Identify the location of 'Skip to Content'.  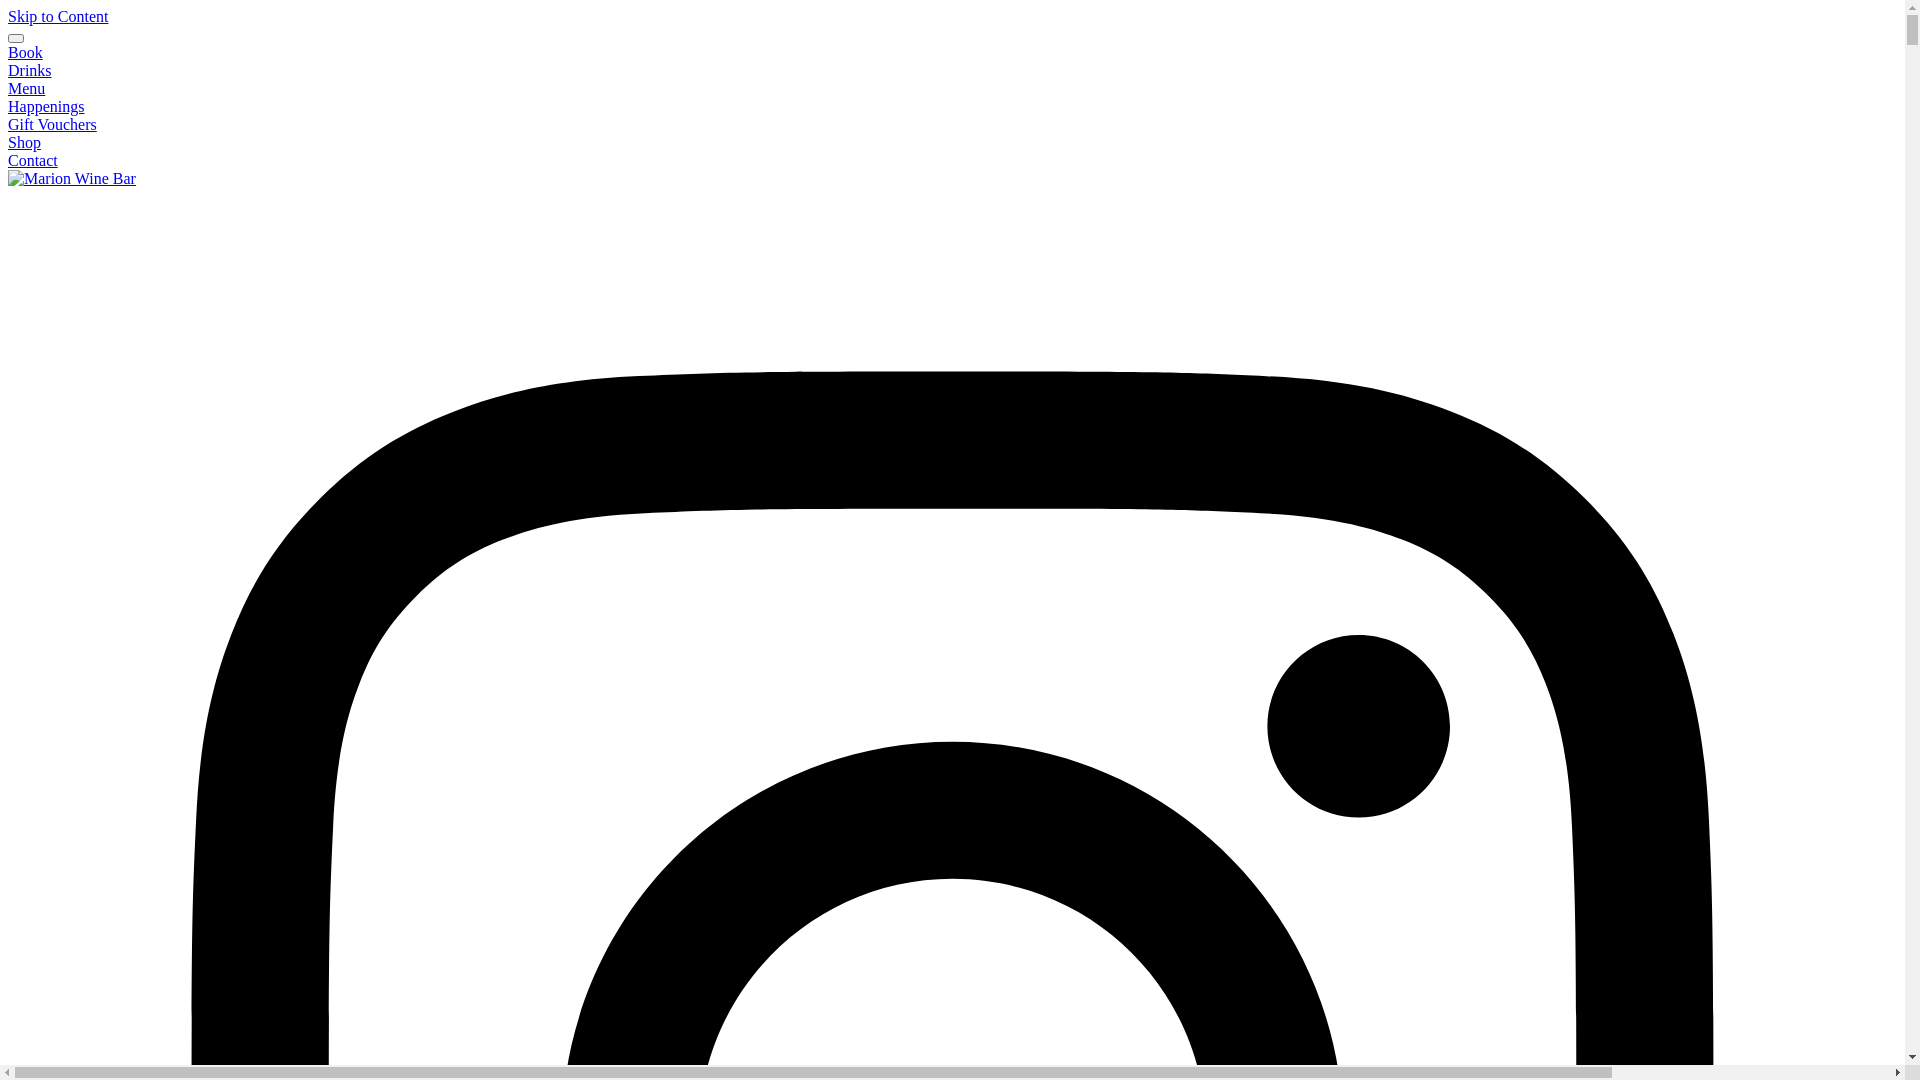
(57, 16).